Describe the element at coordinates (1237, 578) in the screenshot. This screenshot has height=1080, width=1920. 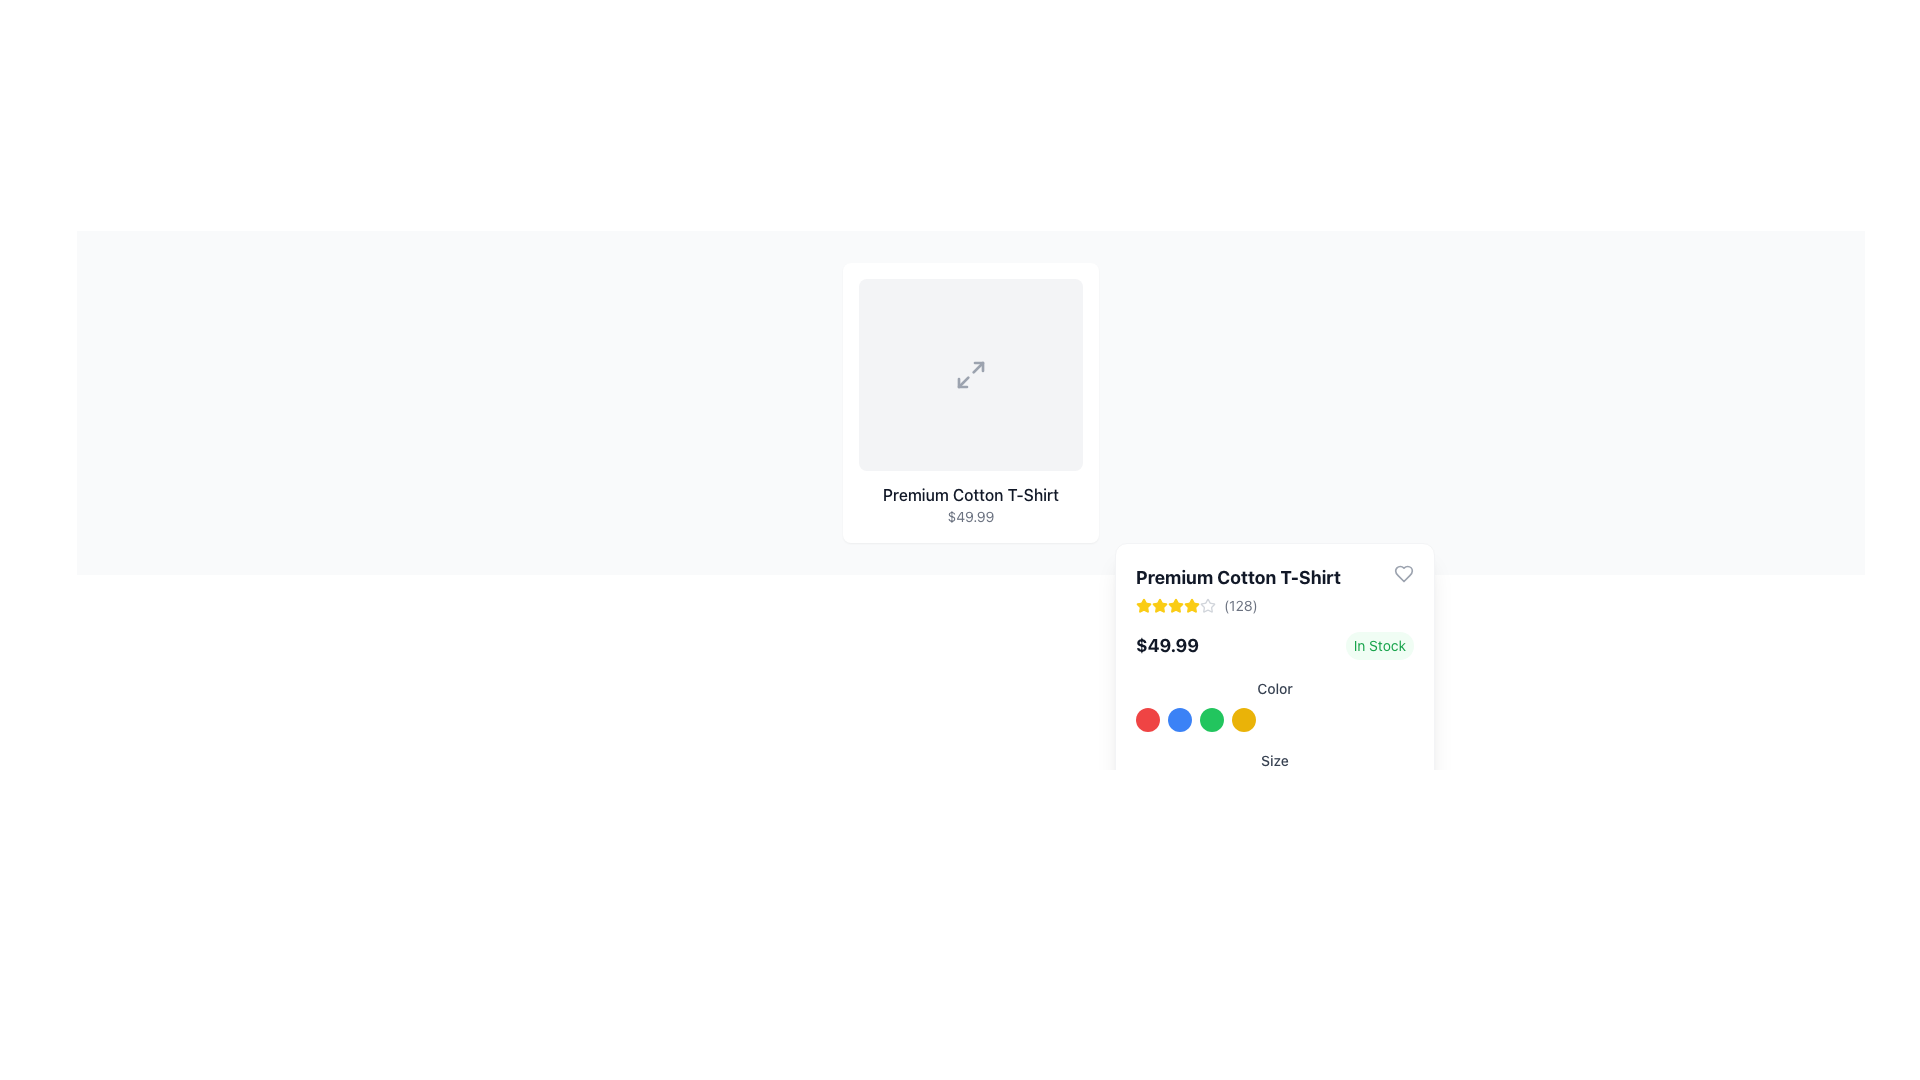
I see `the text label displaying 'Premium Cotton T-Shirt', which is prominently styled in bold, large font on a light background, located at the top of the content above the rating stars and review count` at that location.